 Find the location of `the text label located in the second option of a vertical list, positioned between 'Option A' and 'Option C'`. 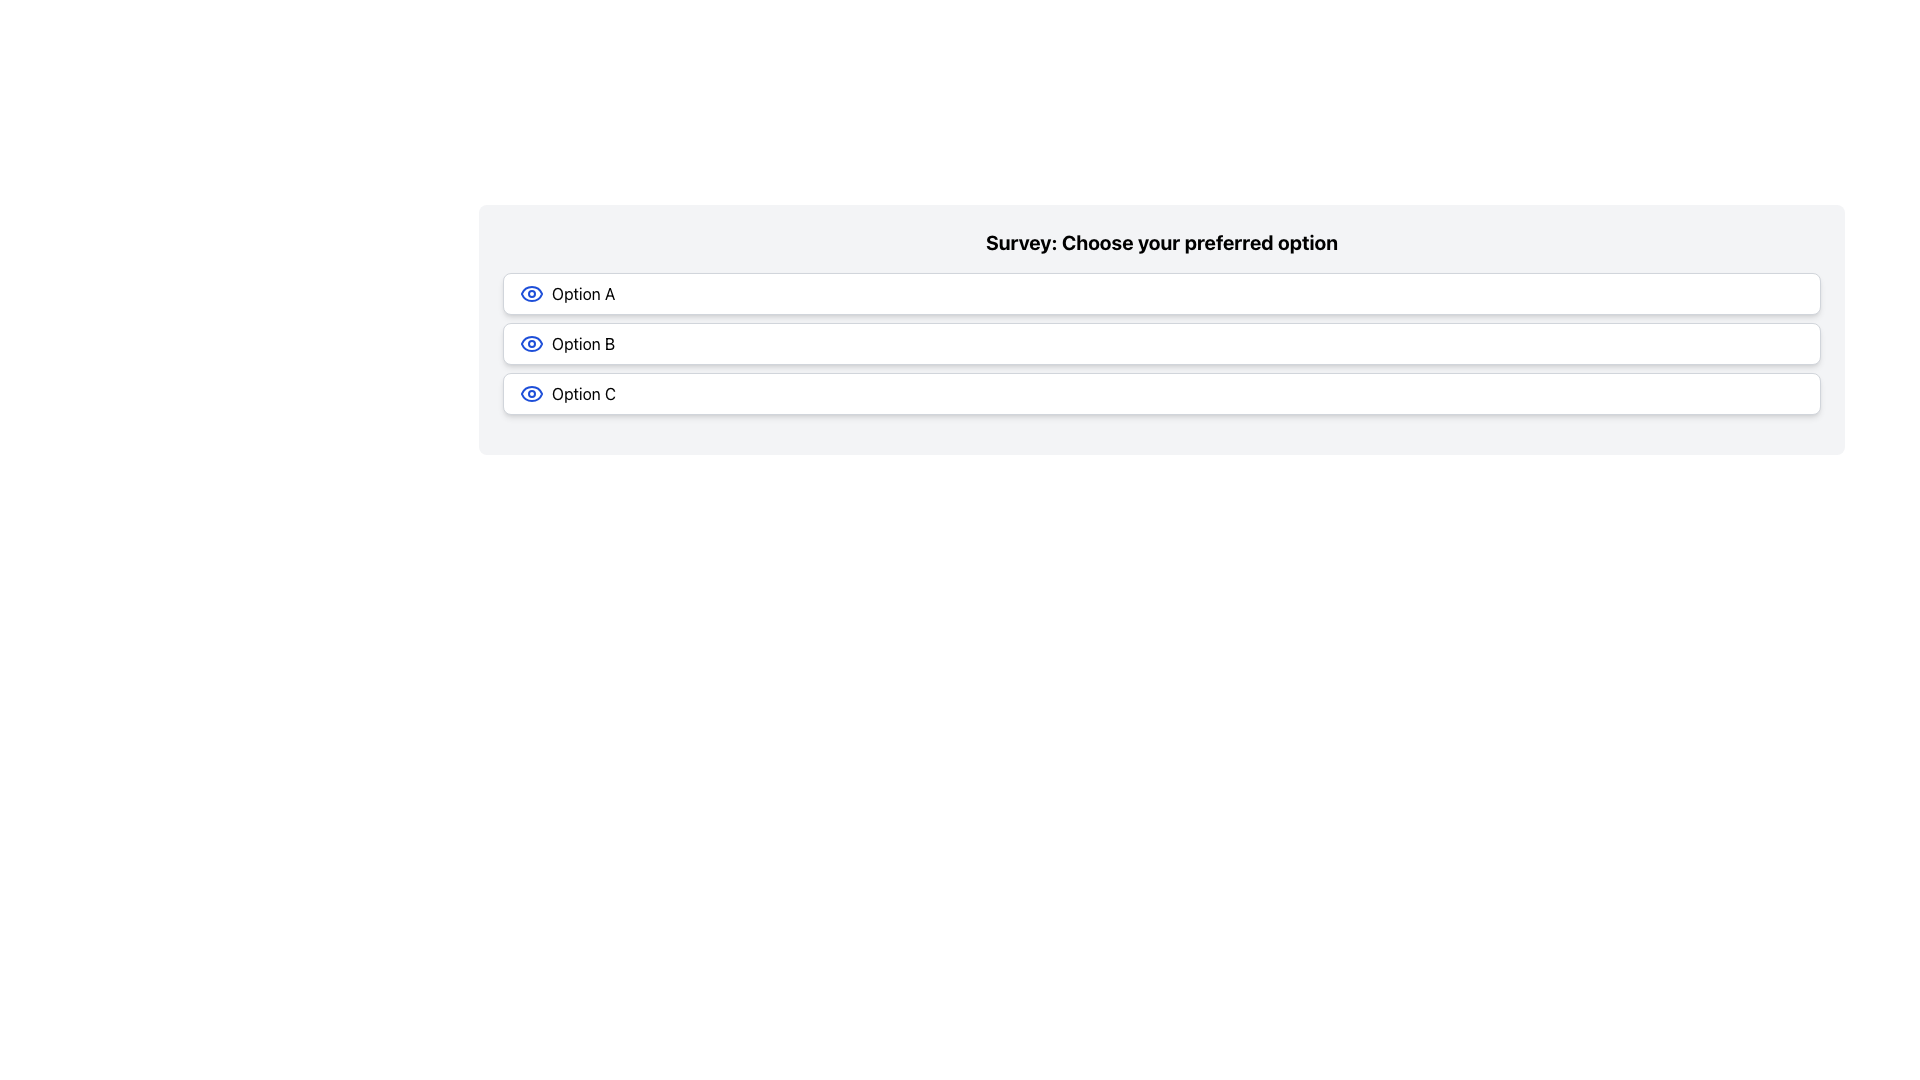

the text label located in the second option of a vertical list, positioned between 'Option A' and 'Option C' is located at coordinates (582, 342).